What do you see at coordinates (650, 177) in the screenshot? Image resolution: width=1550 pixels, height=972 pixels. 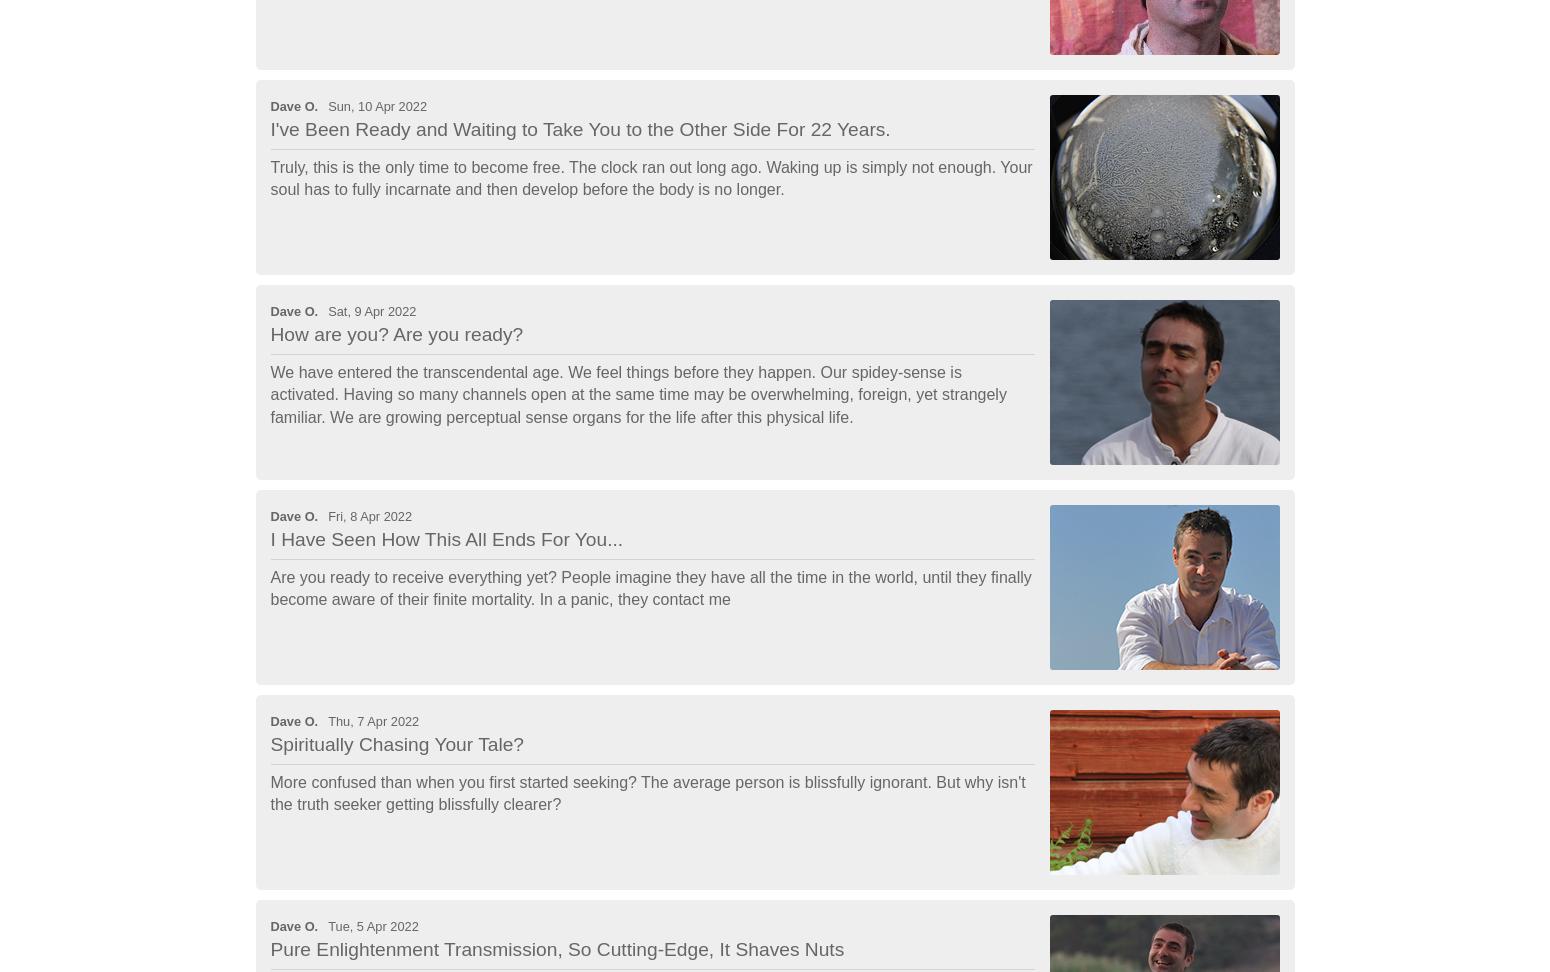 I see `'Truly, this is the only time to become free. The clock ran out long ago. Waking up is simply not enough. Your soul has to fully incarnate and then develop before the body is no longer.'` at bounding box center [650, 177].